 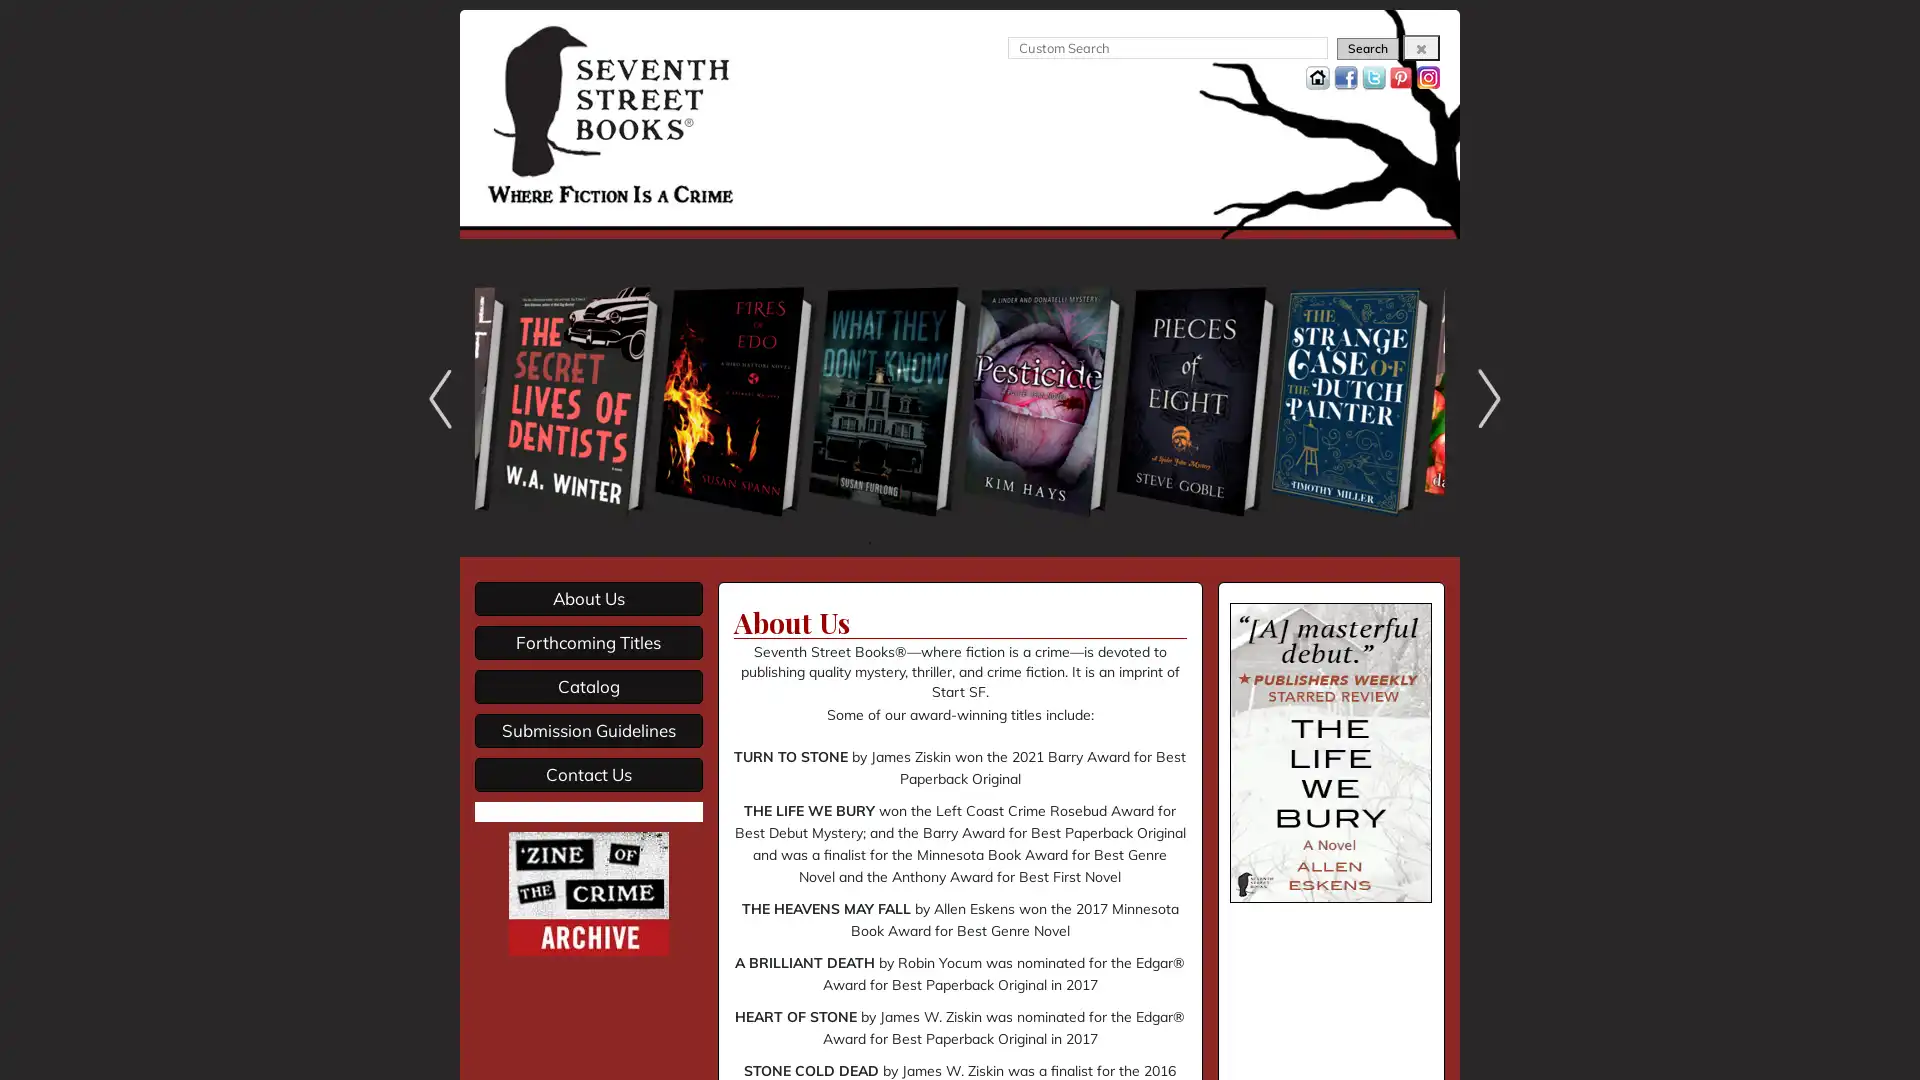 I want to click on Search, so click(x=1367, y=48).